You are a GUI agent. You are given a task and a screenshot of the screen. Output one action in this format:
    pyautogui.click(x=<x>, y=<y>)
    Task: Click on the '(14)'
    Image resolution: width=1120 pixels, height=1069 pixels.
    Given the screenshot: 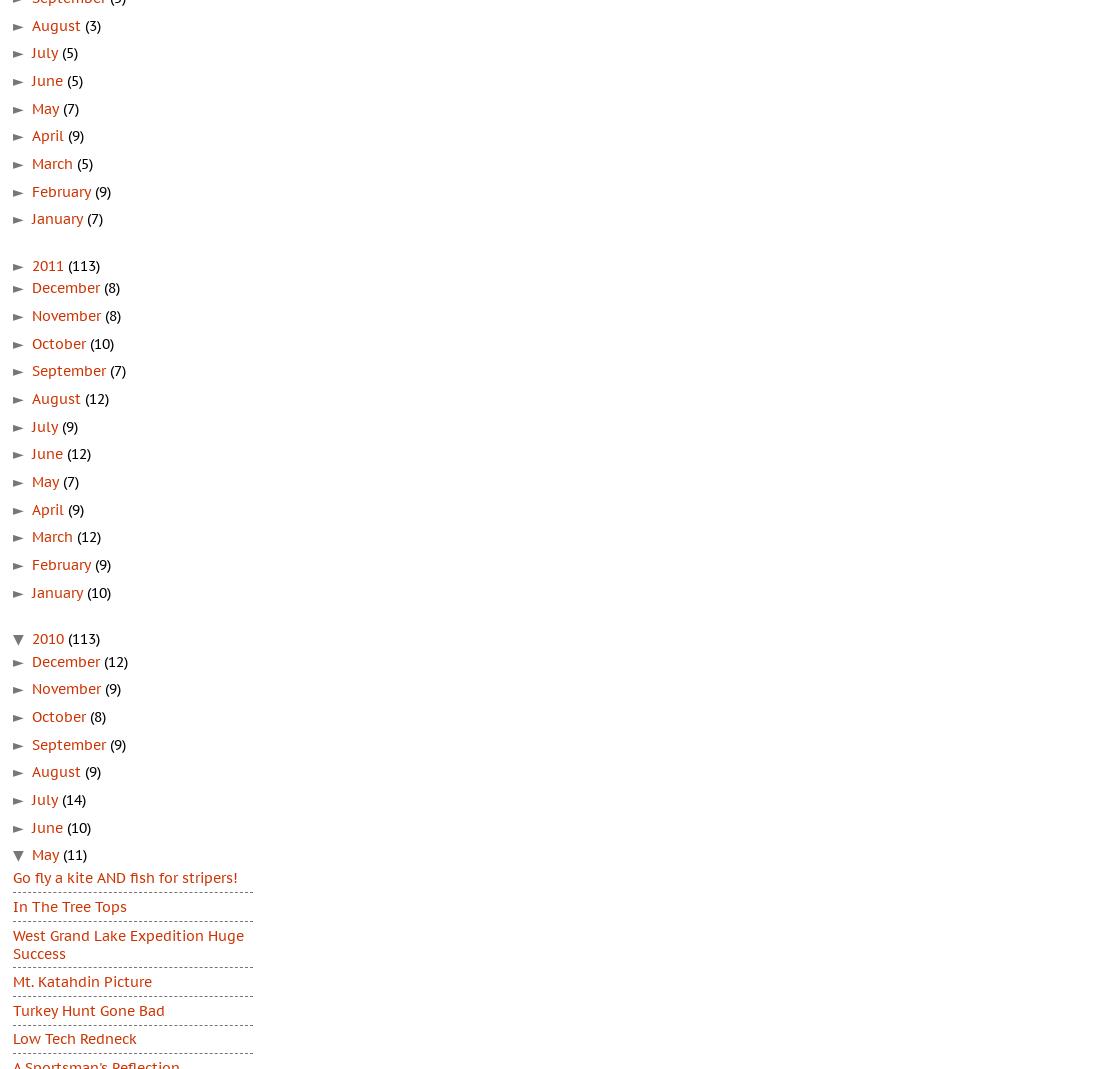 What is the action you would take?
    pyautogui.click(x=74, y=800)
    